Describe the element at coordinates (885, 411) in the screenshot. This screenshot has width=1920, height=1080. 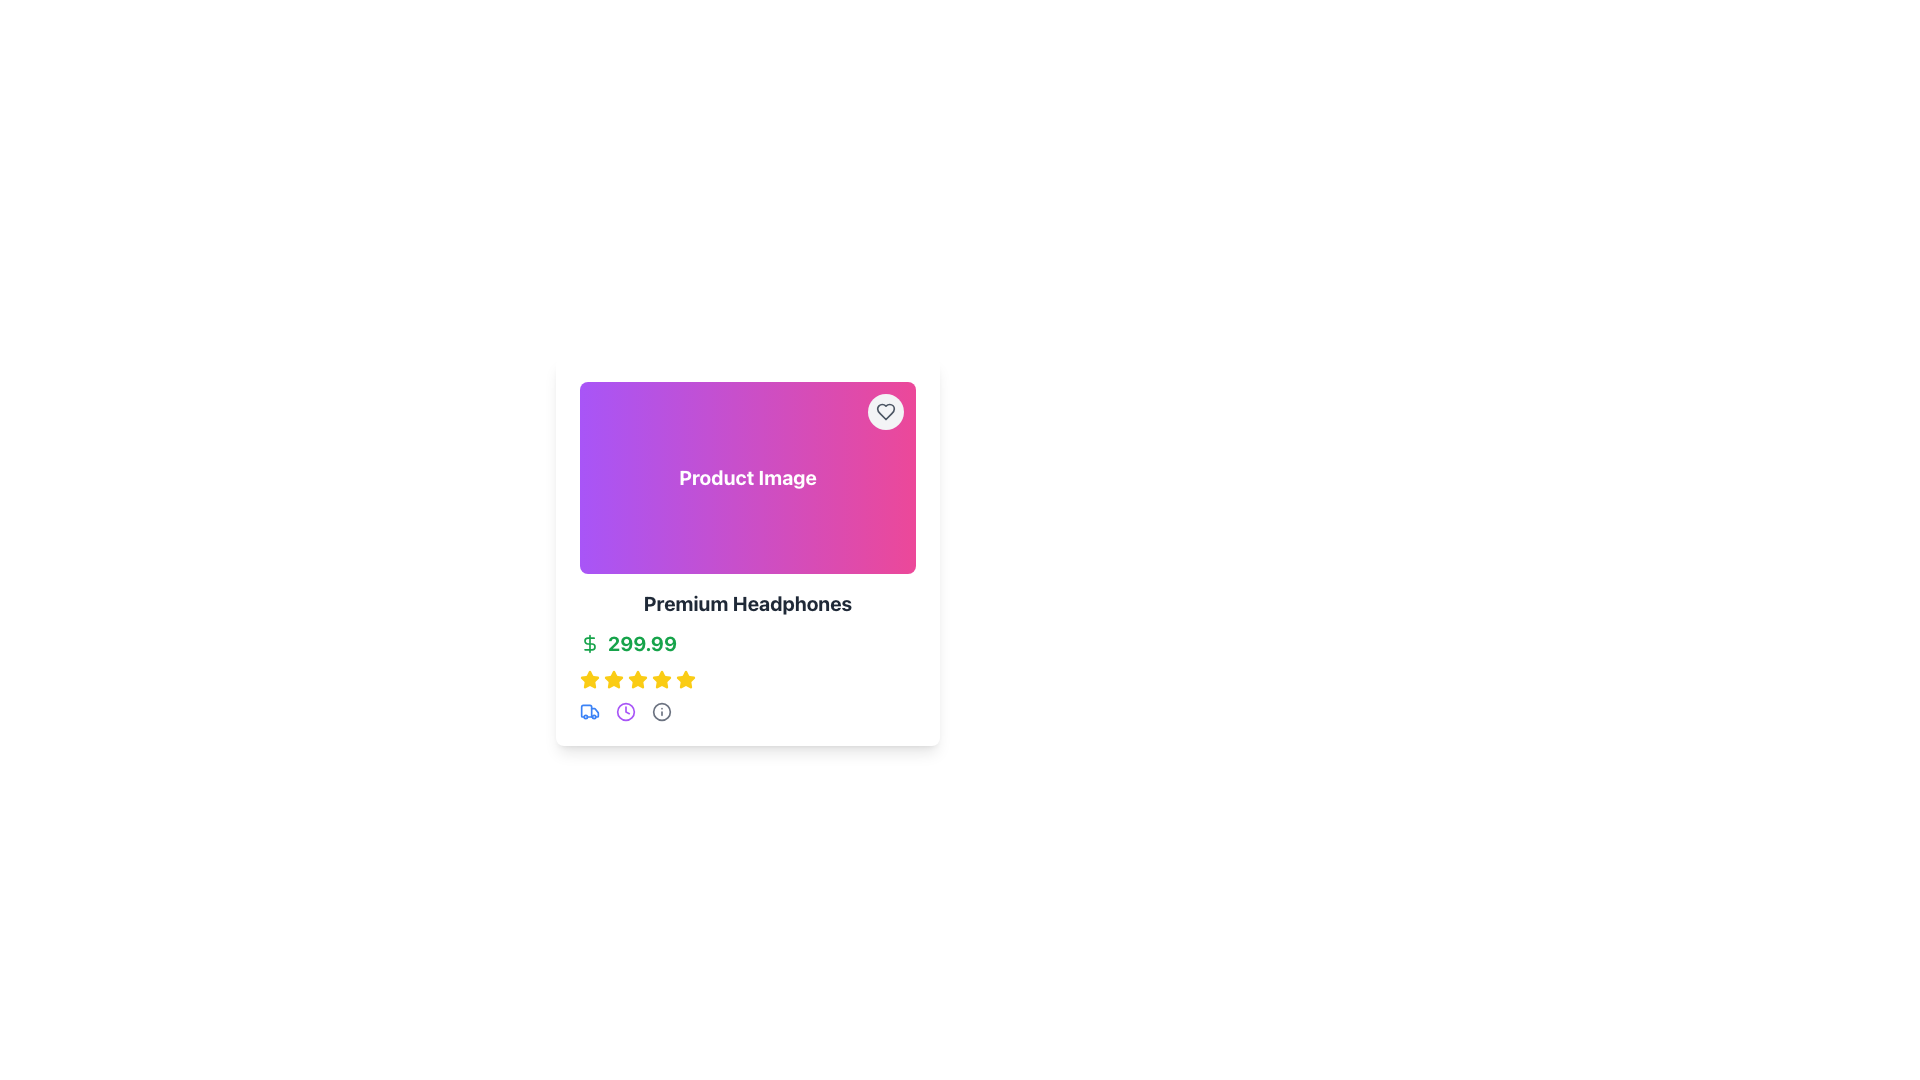
I see `the heart icon button located in the top-right corner of the product card to mark the product as a favorite` at that location.